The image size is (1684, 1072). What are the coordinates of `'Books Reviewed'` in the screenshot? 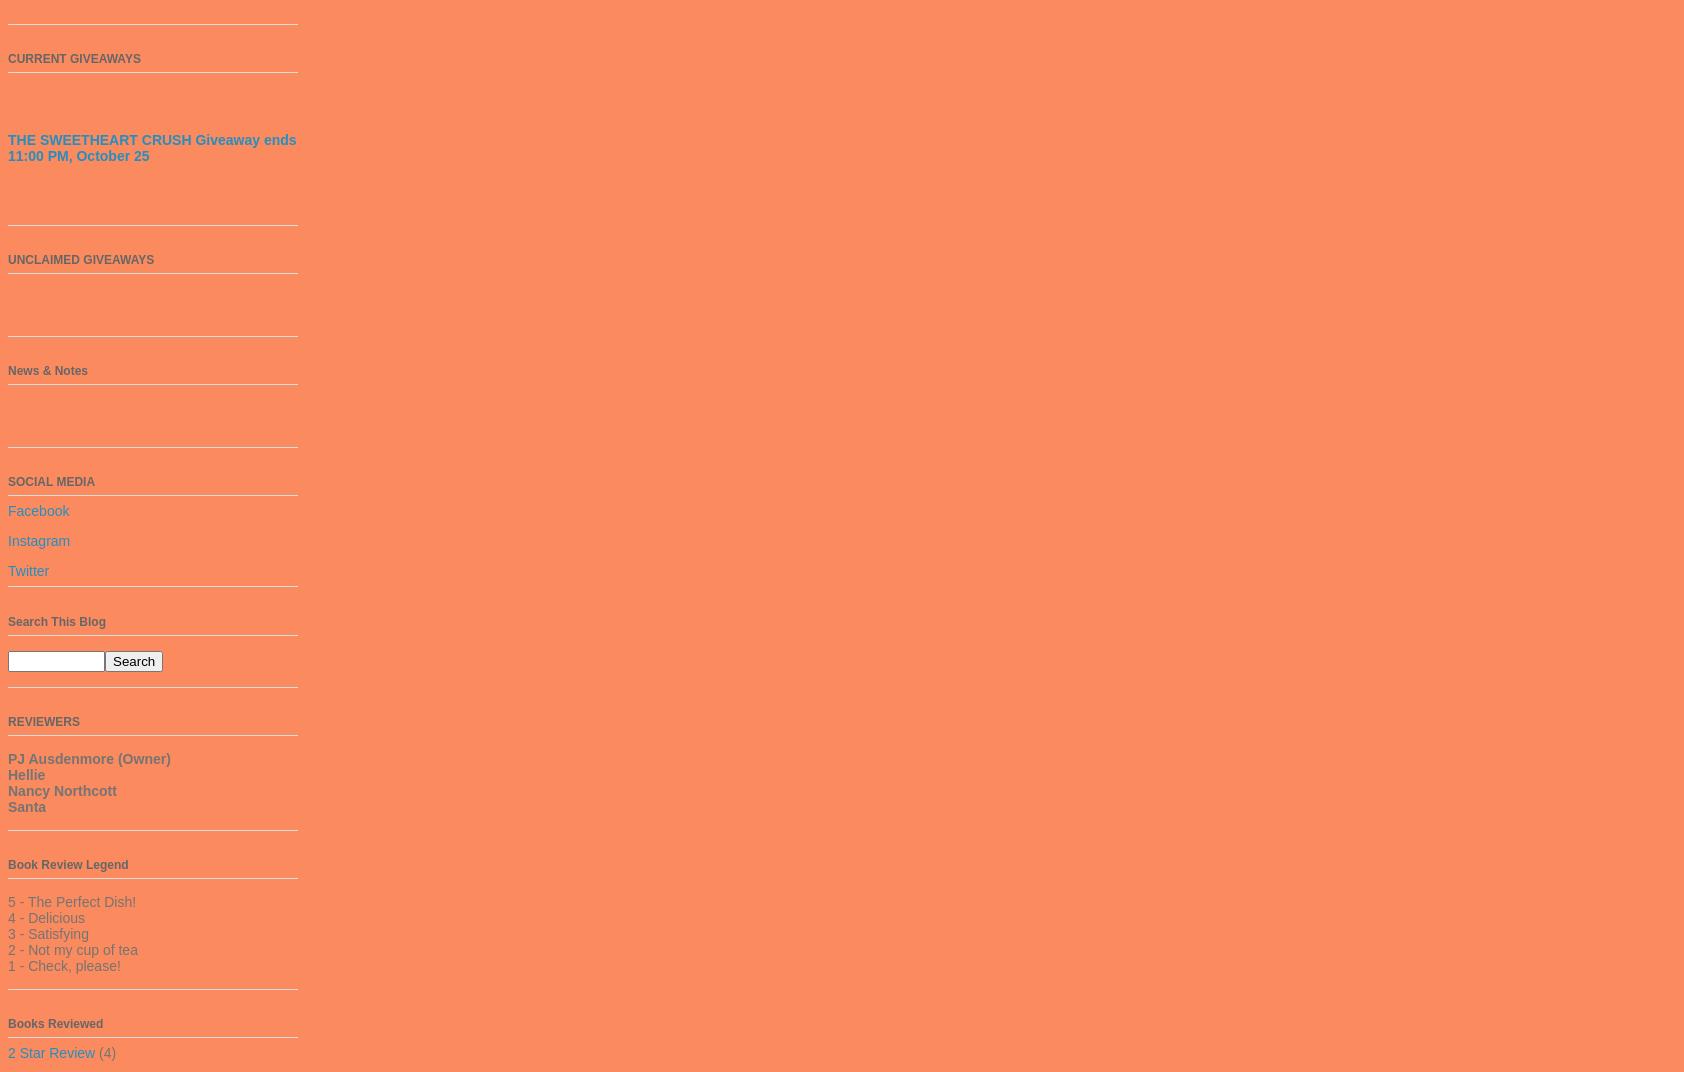 It's located at (54, 1023).